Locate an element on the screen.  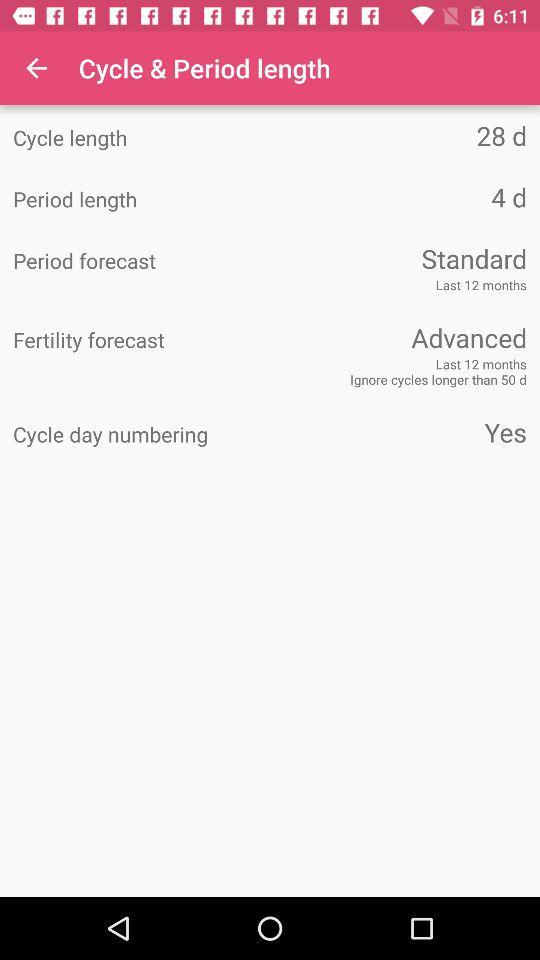
28 d icon is located at coordinates (398, 134).